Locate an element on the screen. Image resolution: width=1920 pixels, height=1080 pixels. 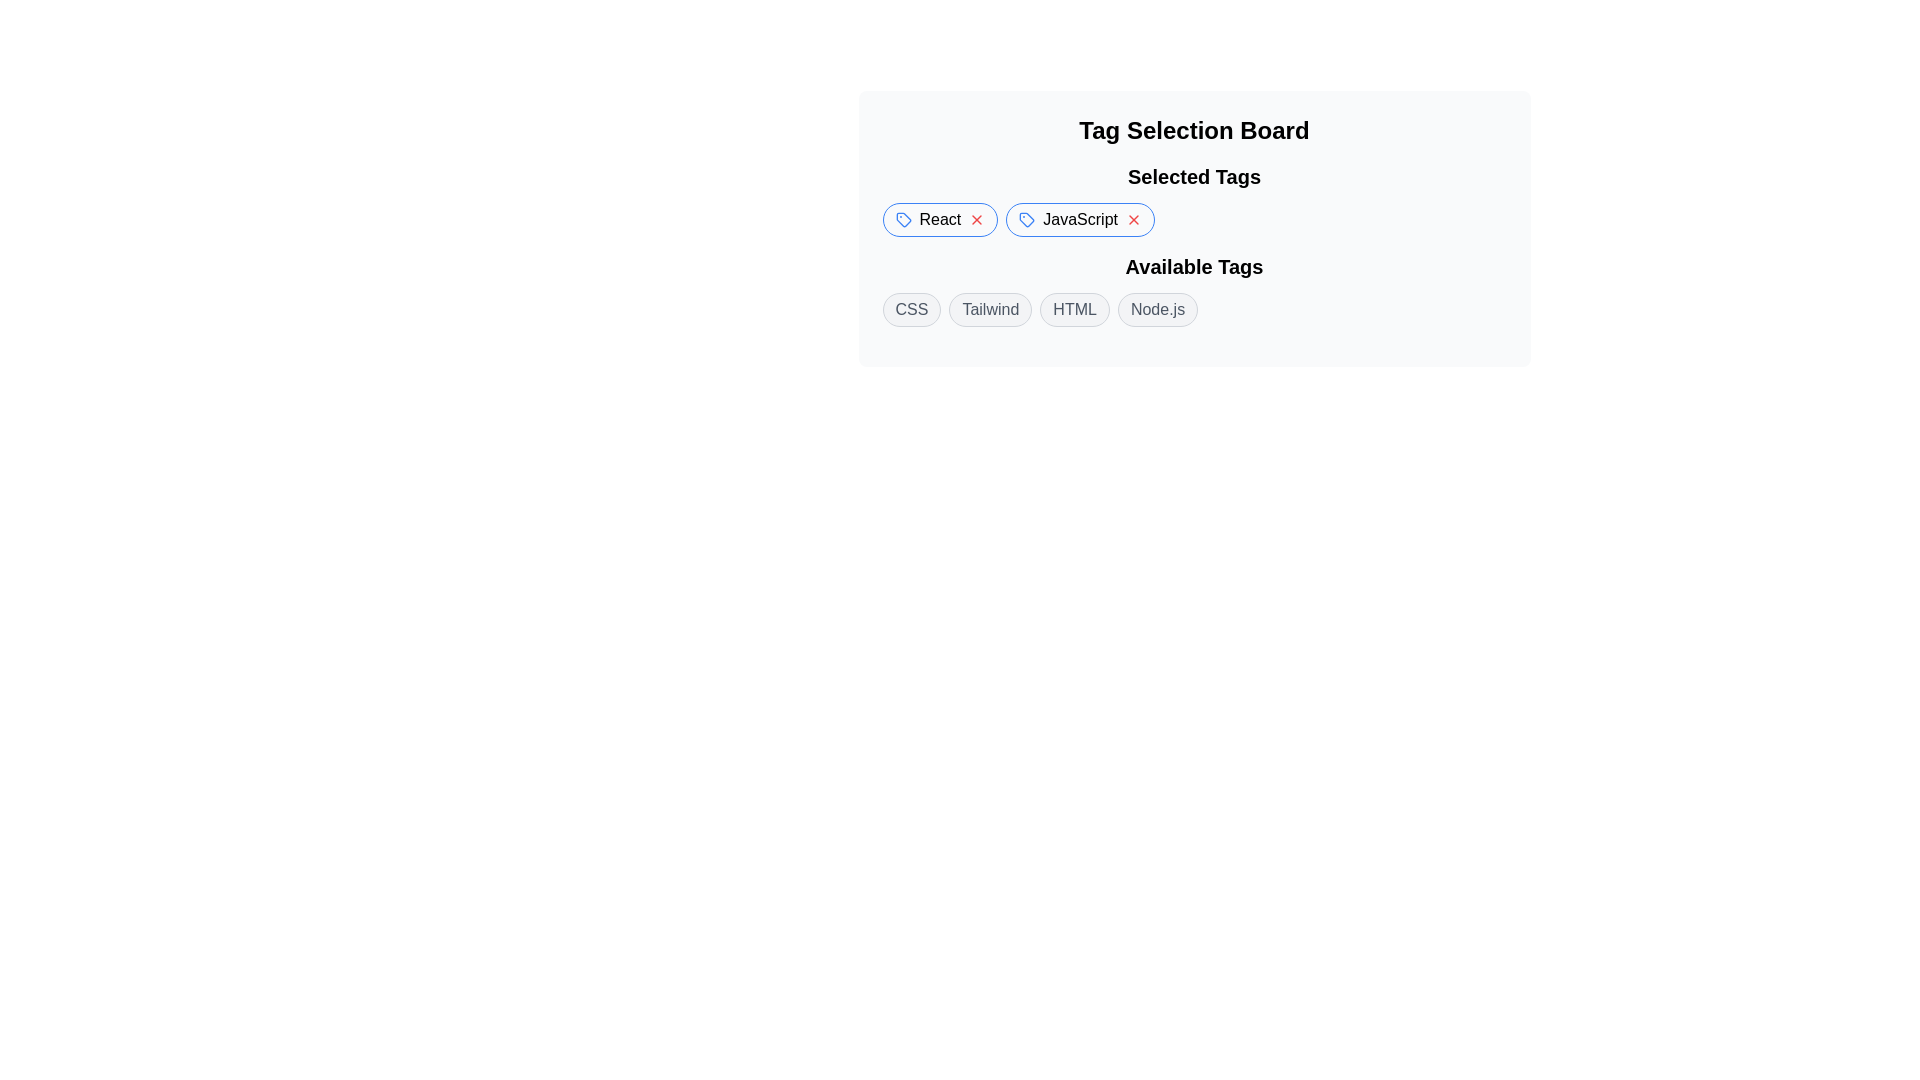
the 'Node.js' selectable tag in the 'Available Tags' section of the 'Tag Selection Board' is located at coordinates (1157, 309).